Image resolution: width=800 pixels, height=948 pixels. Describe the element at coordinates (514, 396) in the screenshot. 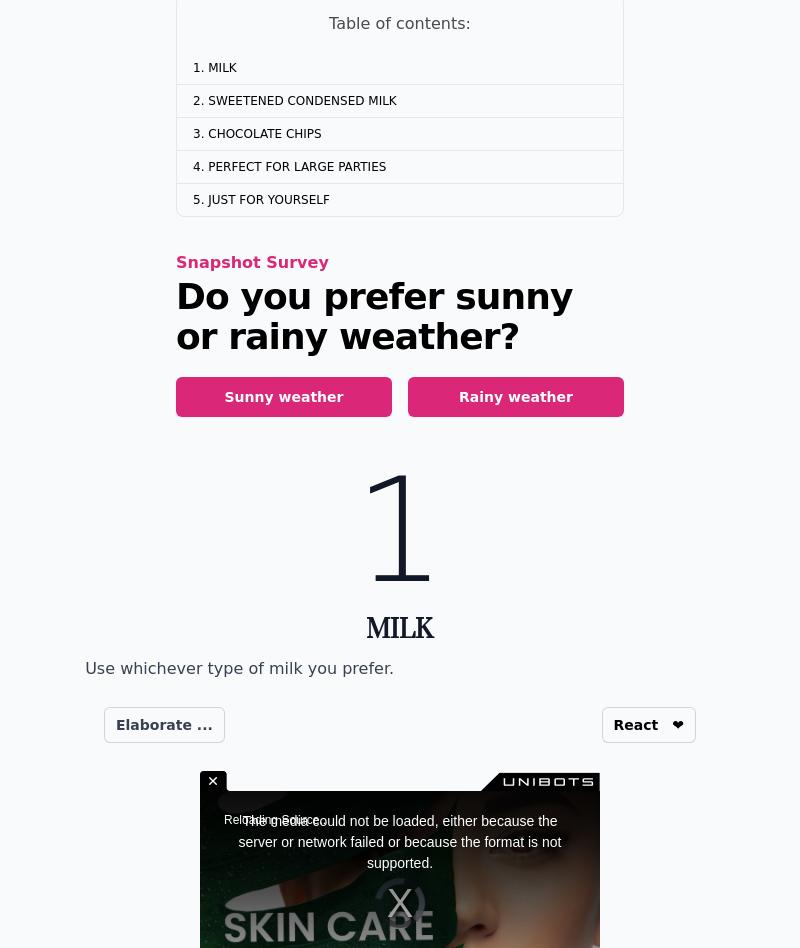

I see `'Rainy weather'` at that location.